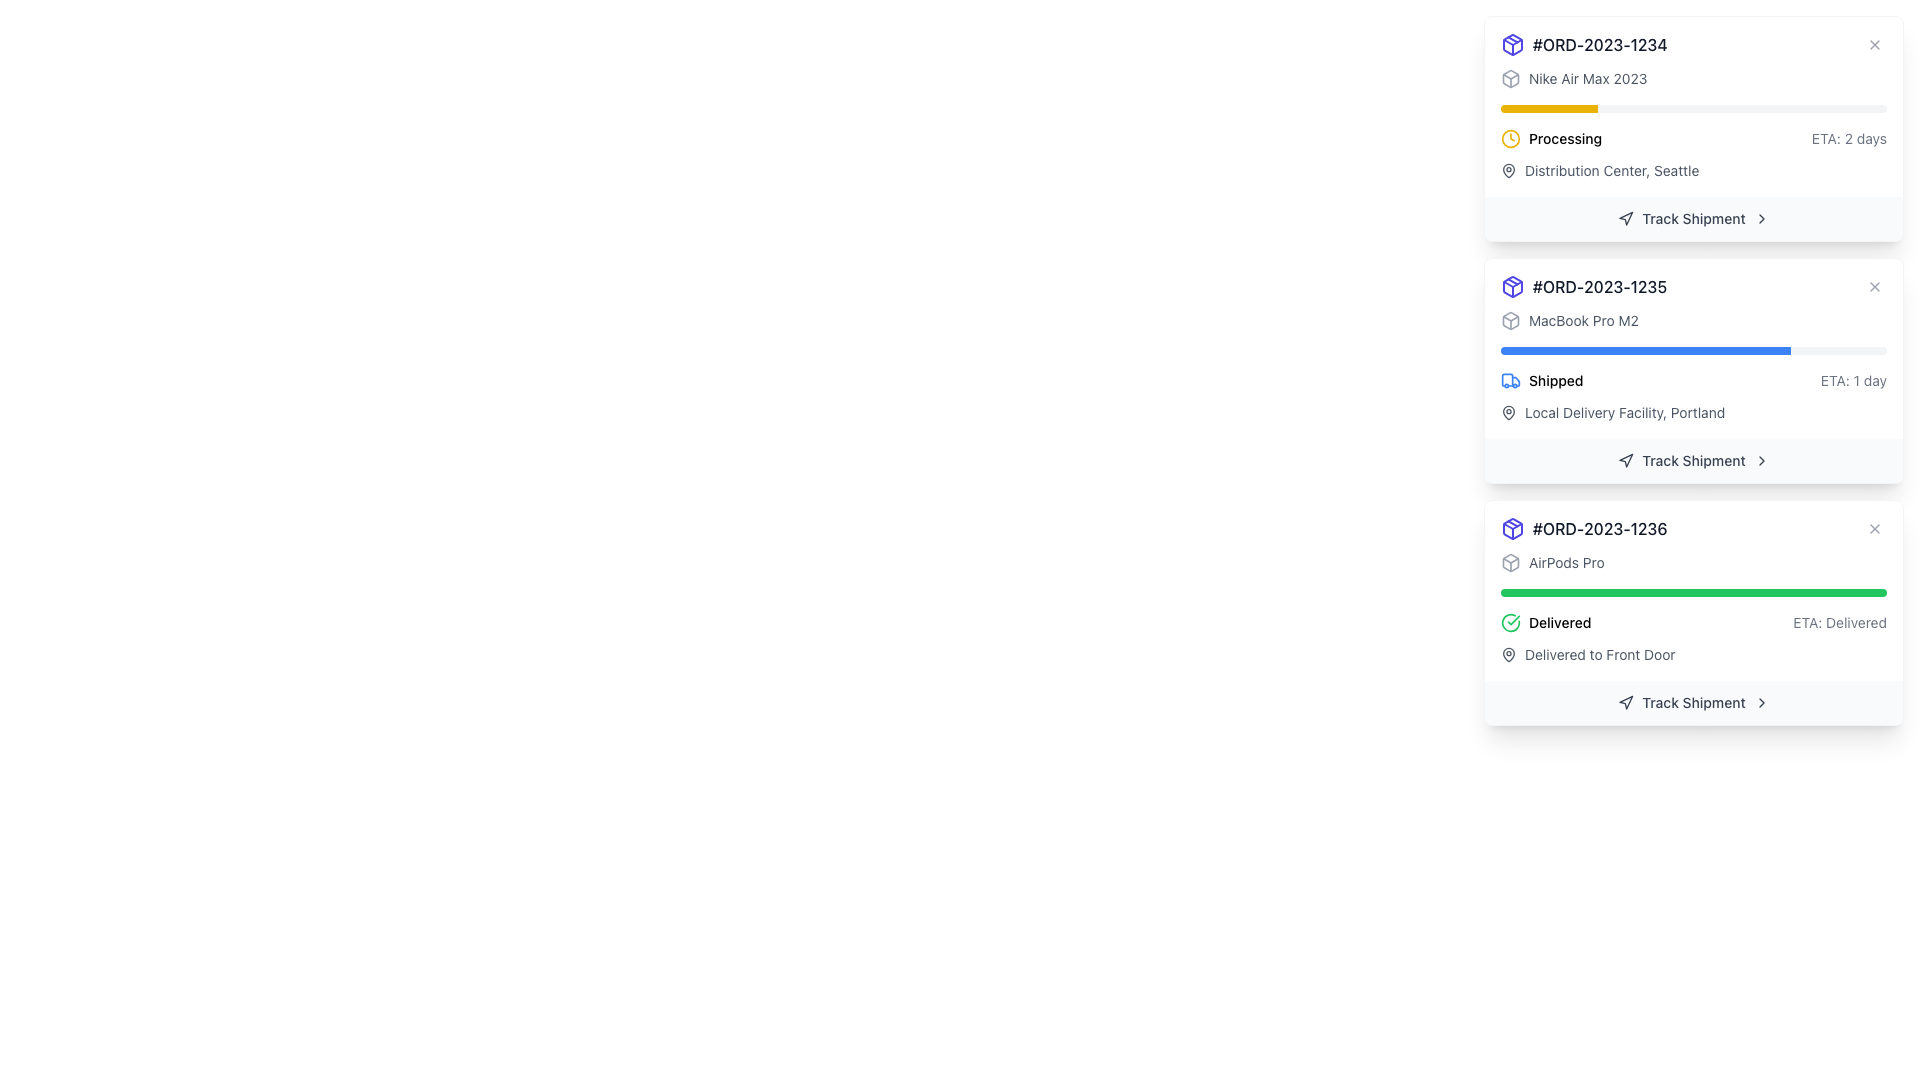  Describe the element at coordinates (1583, 319) in the screenshot. I see `the static text label displaying 'MacBook Pro M2', which is styled in gray and part of a shipment detail card, located above a progress bar and to the right of an icon` at that location.